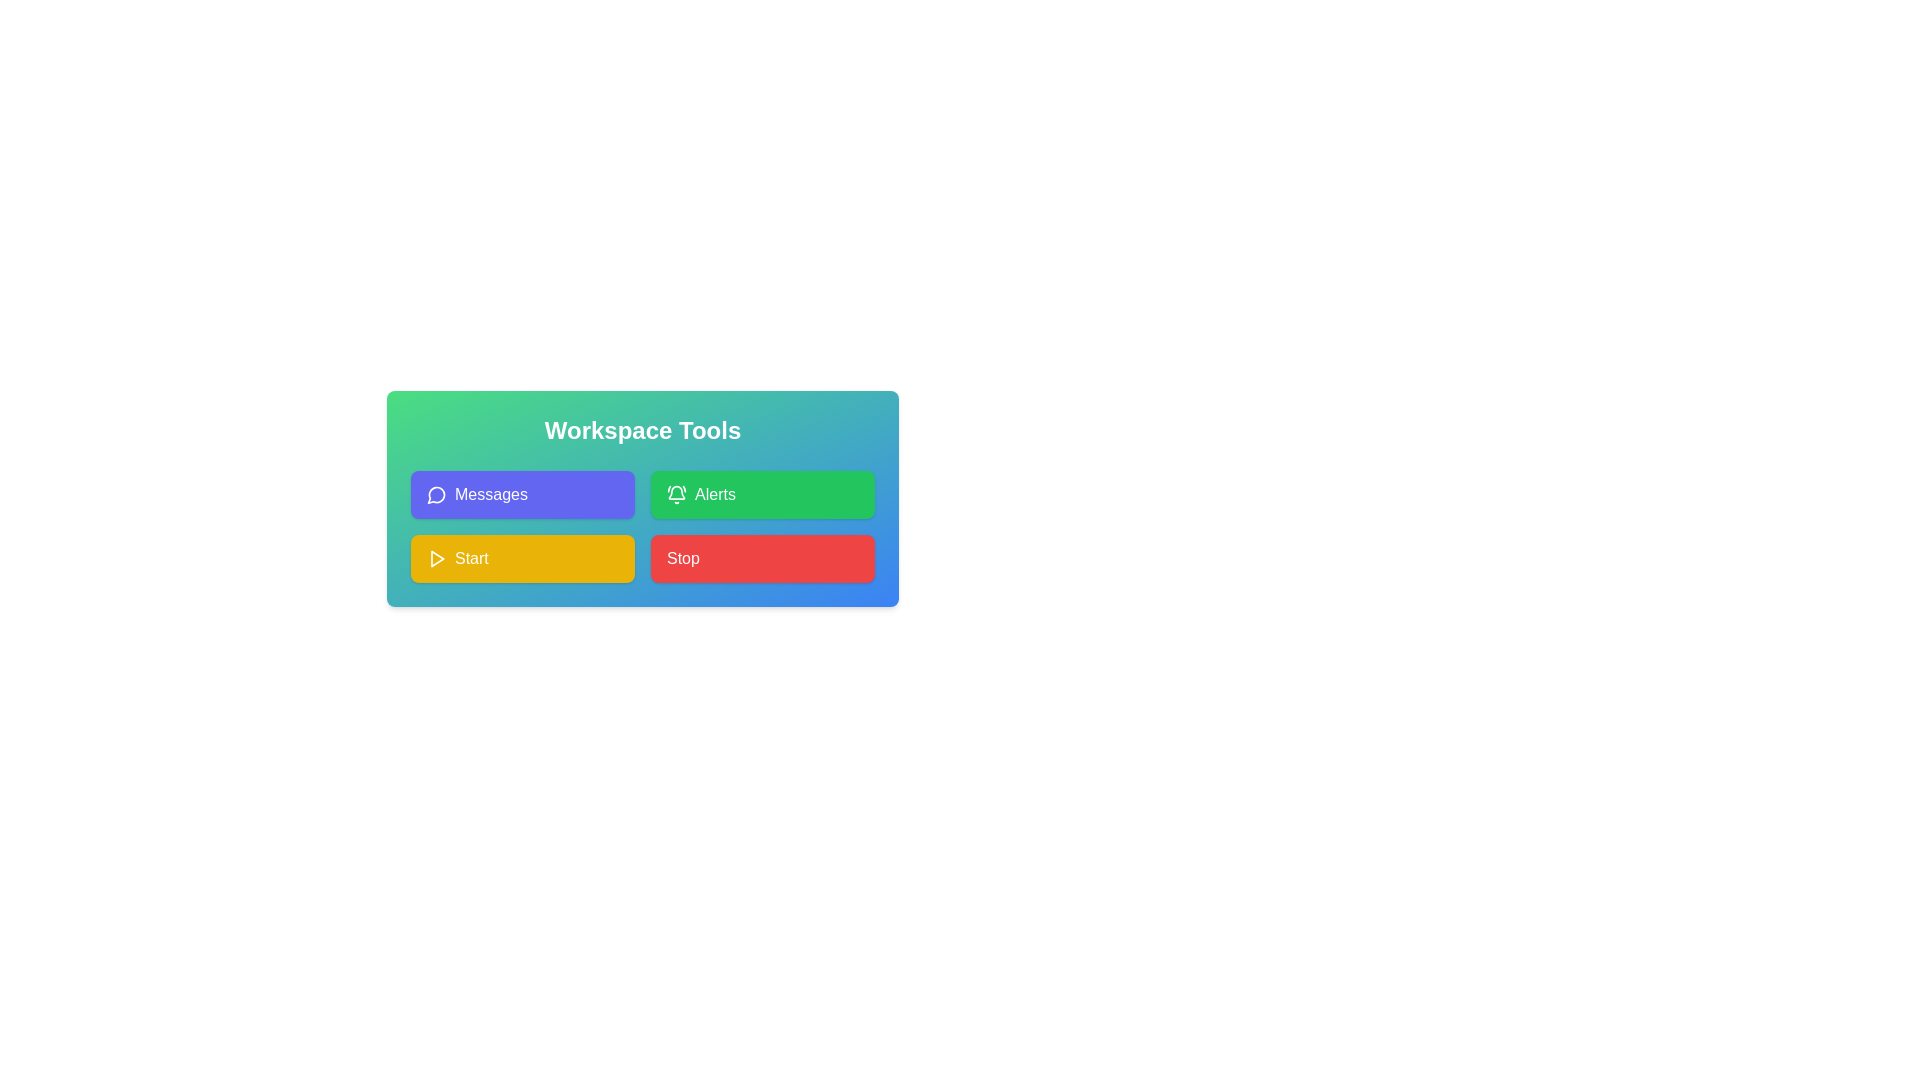  What do you see at coordinates (715, 494) in the screenshot?
I see `the 'Alerts' text label located within a green button, which is styled with rounded corners and includes a bell icon on its left side` at bounding box center [715, 494].